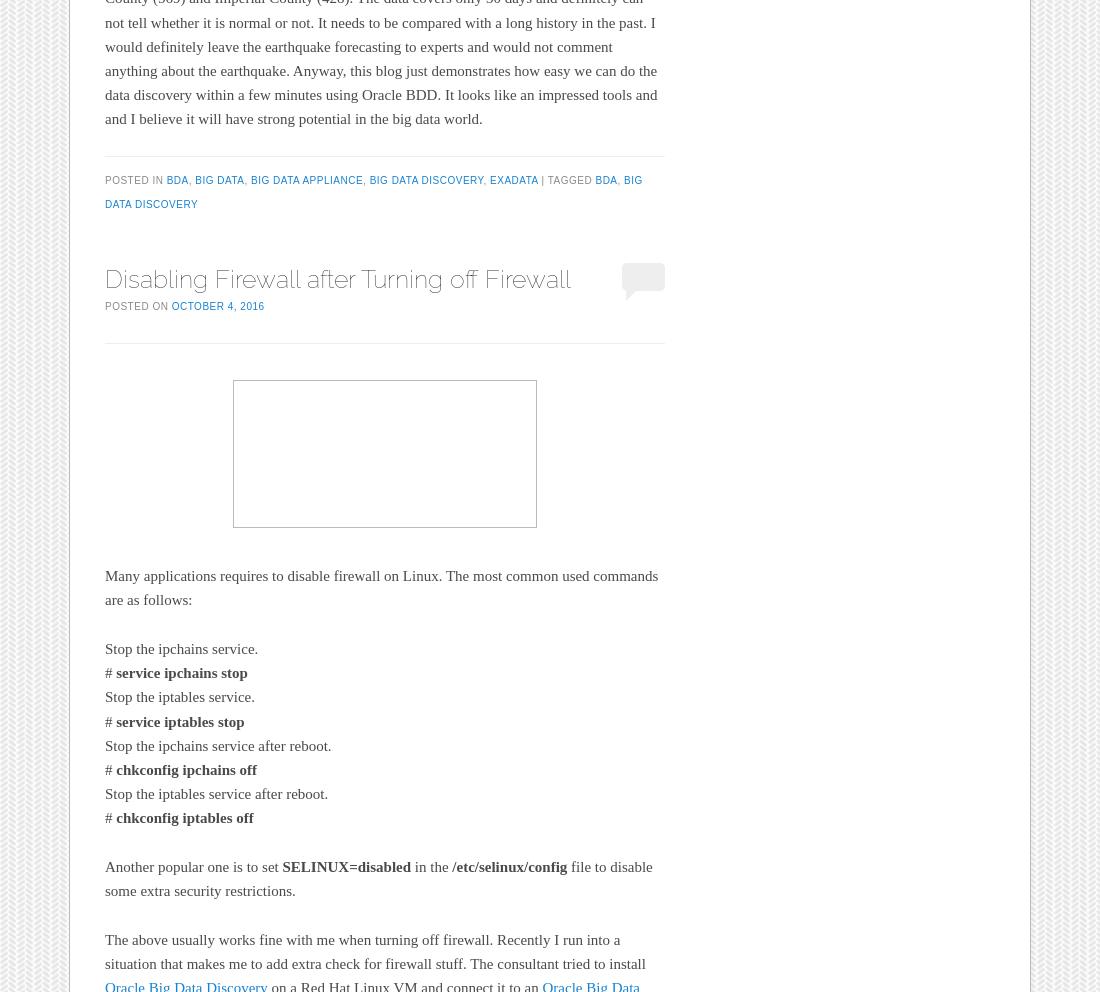 Image resolution: width=1100 pixels, height=992 pixels. What do you see at coordinates (570, 179) in the screenshot?
I see `'Tagged'` at bounding box center [570, 179].